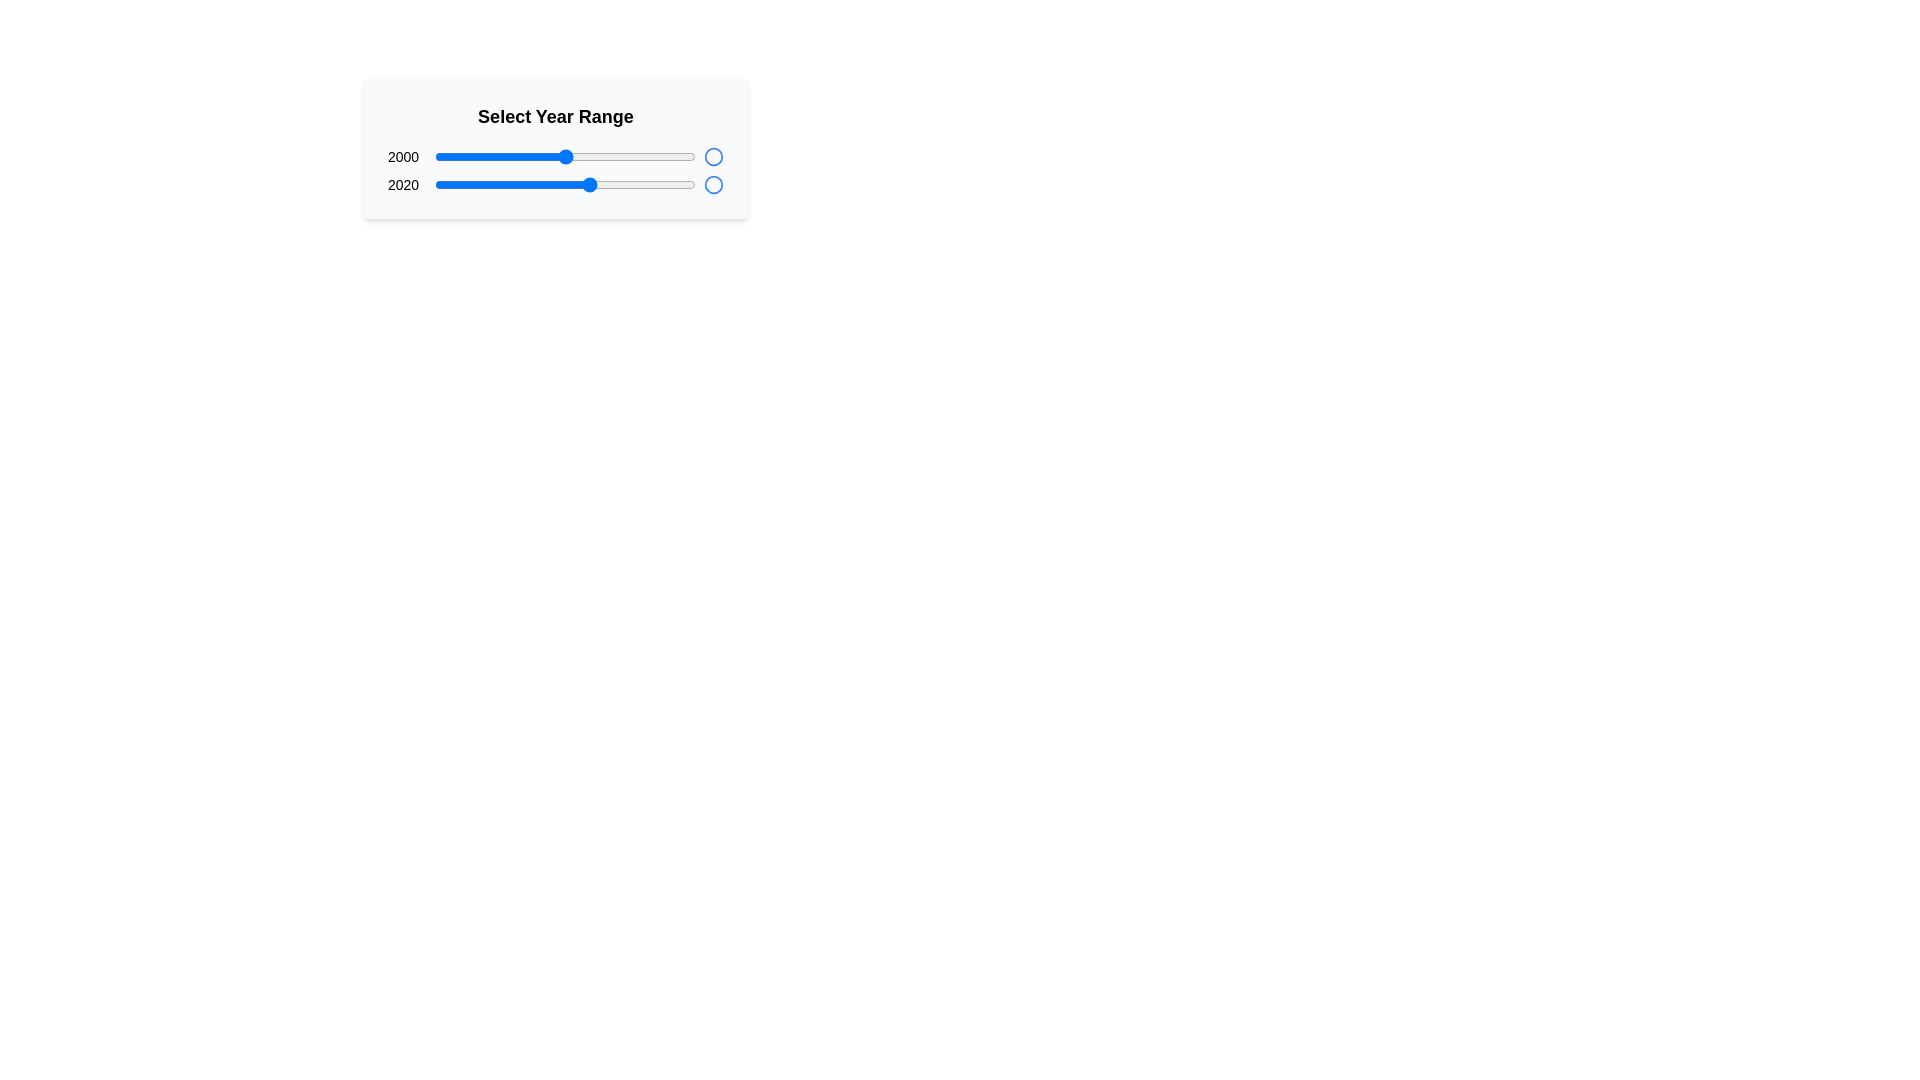  I want to click on the slider track of the 'Select Year Range' control to move the blue marker towards the selected point, which is the first slider indicating the year '2000', so click(556, 148).